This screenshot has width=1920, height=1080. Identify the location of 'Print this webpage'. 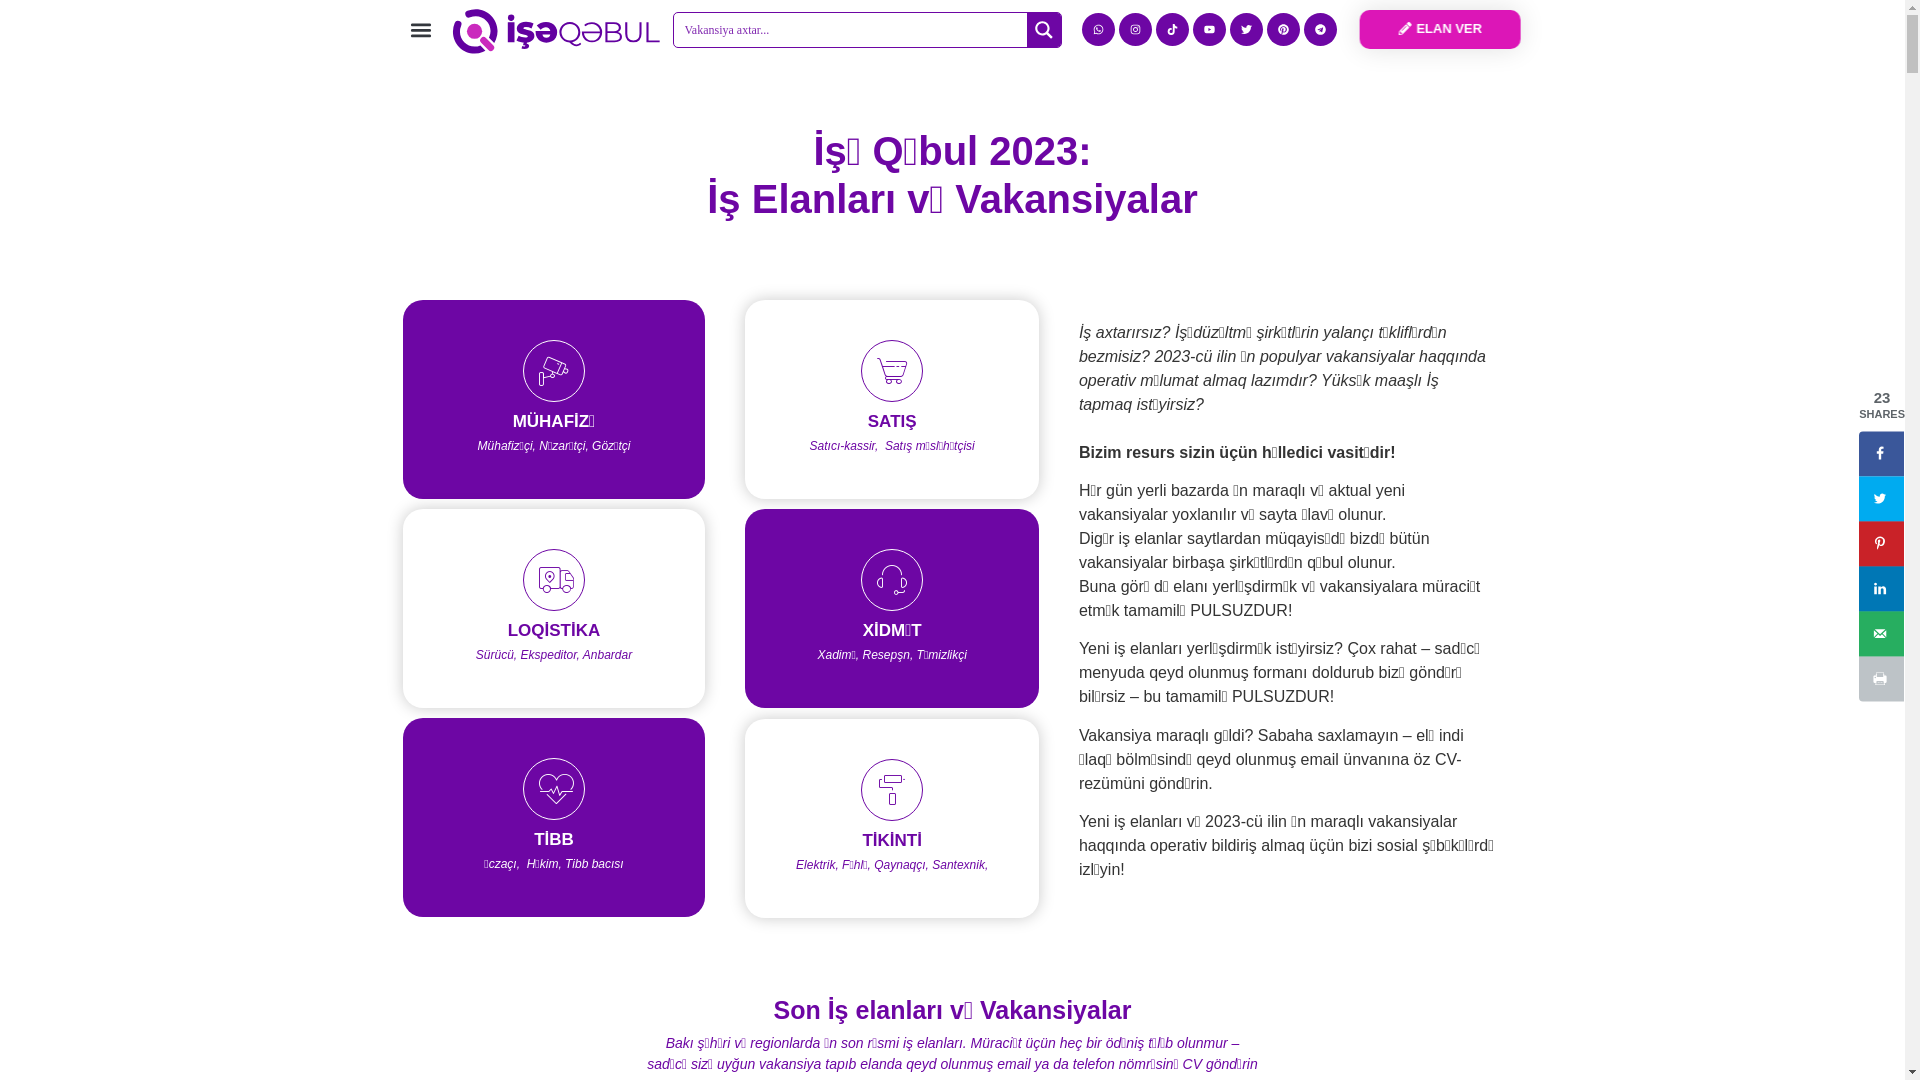
(1880, 677).